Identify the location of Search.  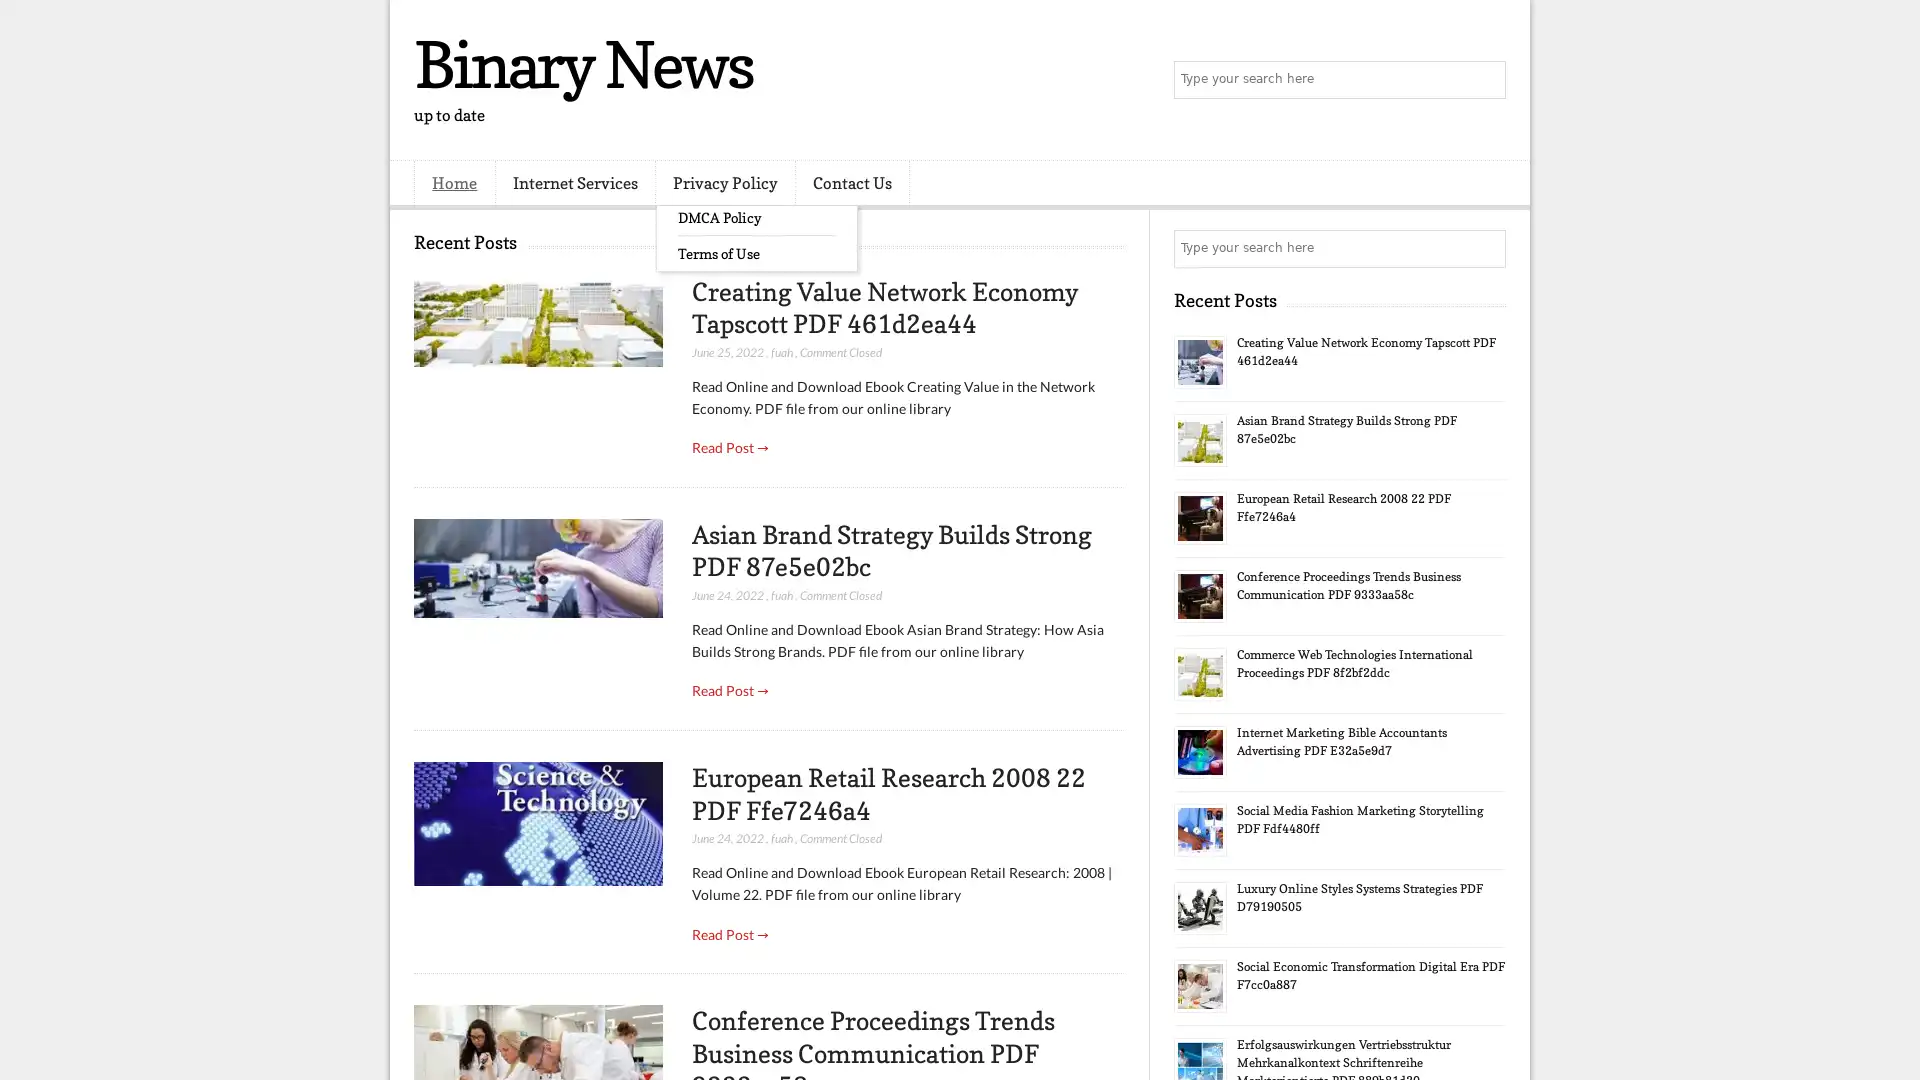
(1485, 80).